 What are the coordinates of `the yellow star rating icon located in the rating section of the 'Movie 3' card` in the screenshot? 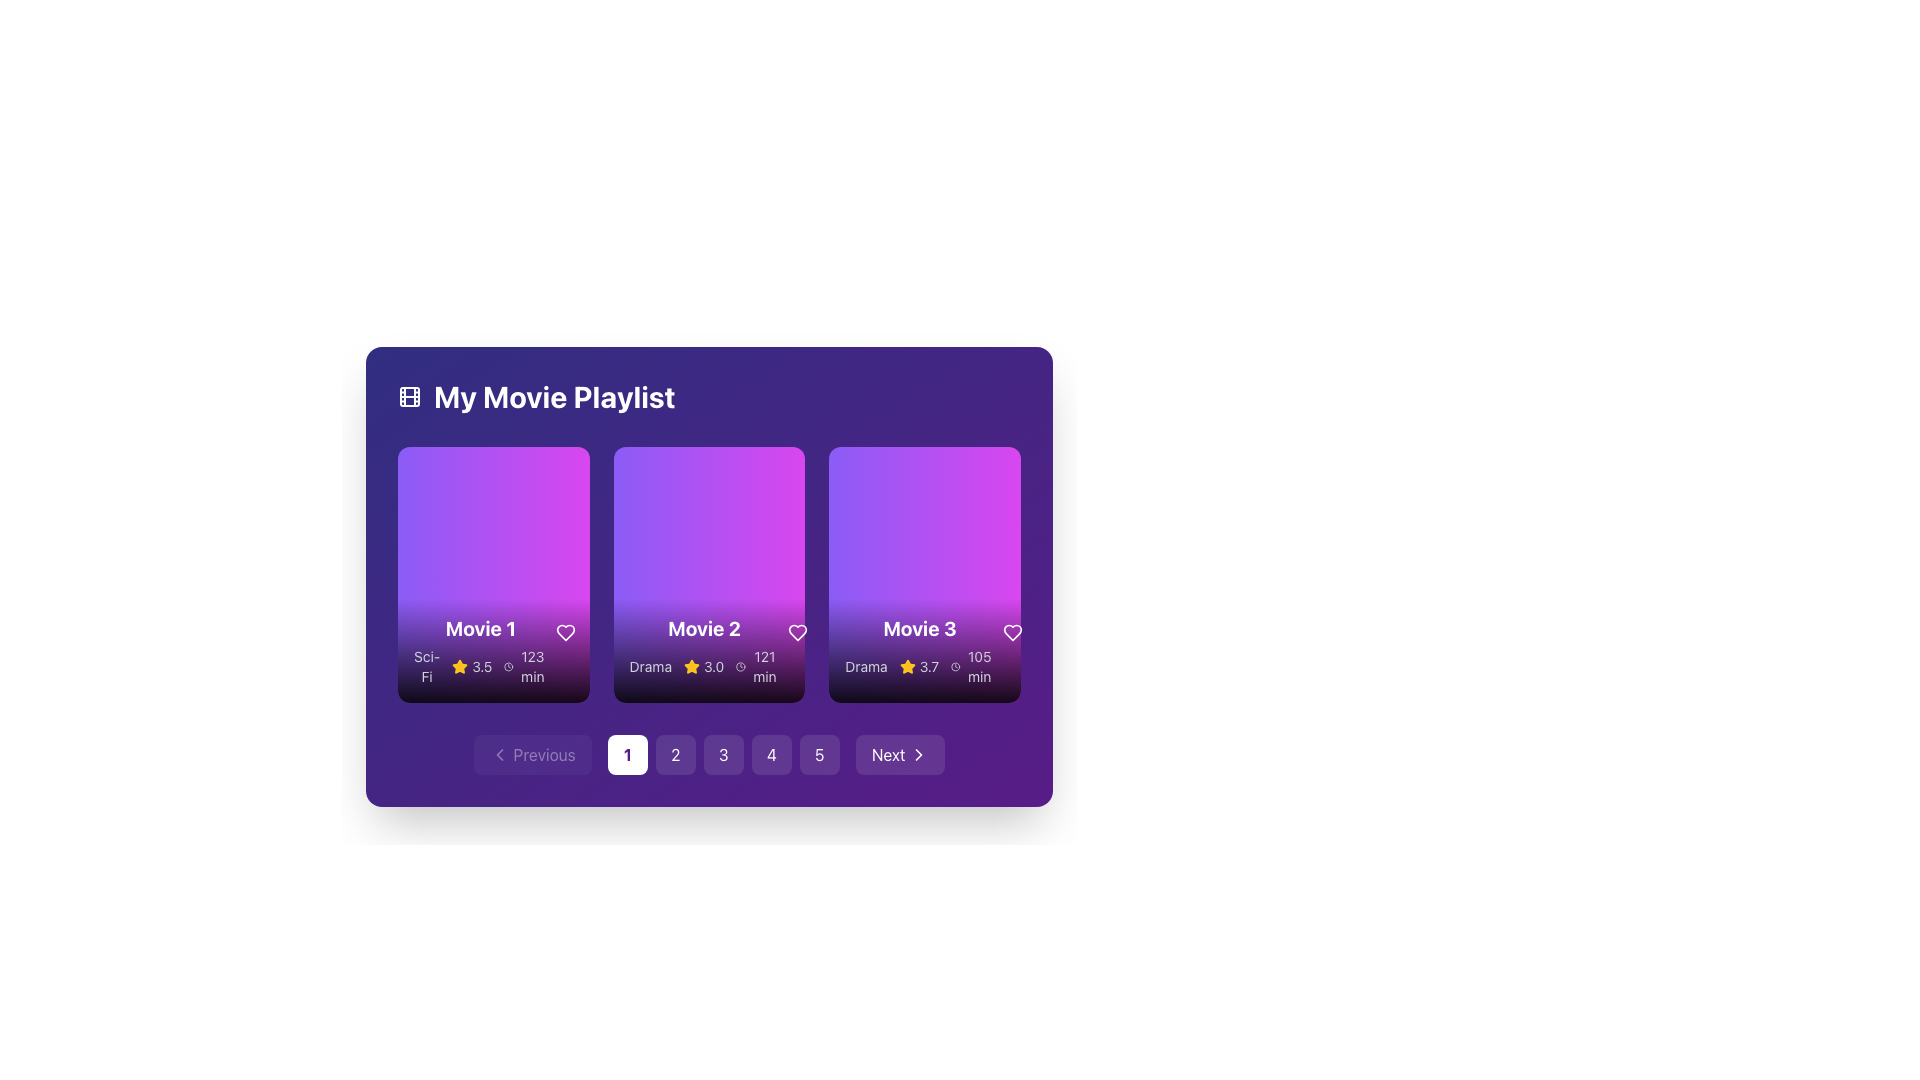 It's located at (906, 667).